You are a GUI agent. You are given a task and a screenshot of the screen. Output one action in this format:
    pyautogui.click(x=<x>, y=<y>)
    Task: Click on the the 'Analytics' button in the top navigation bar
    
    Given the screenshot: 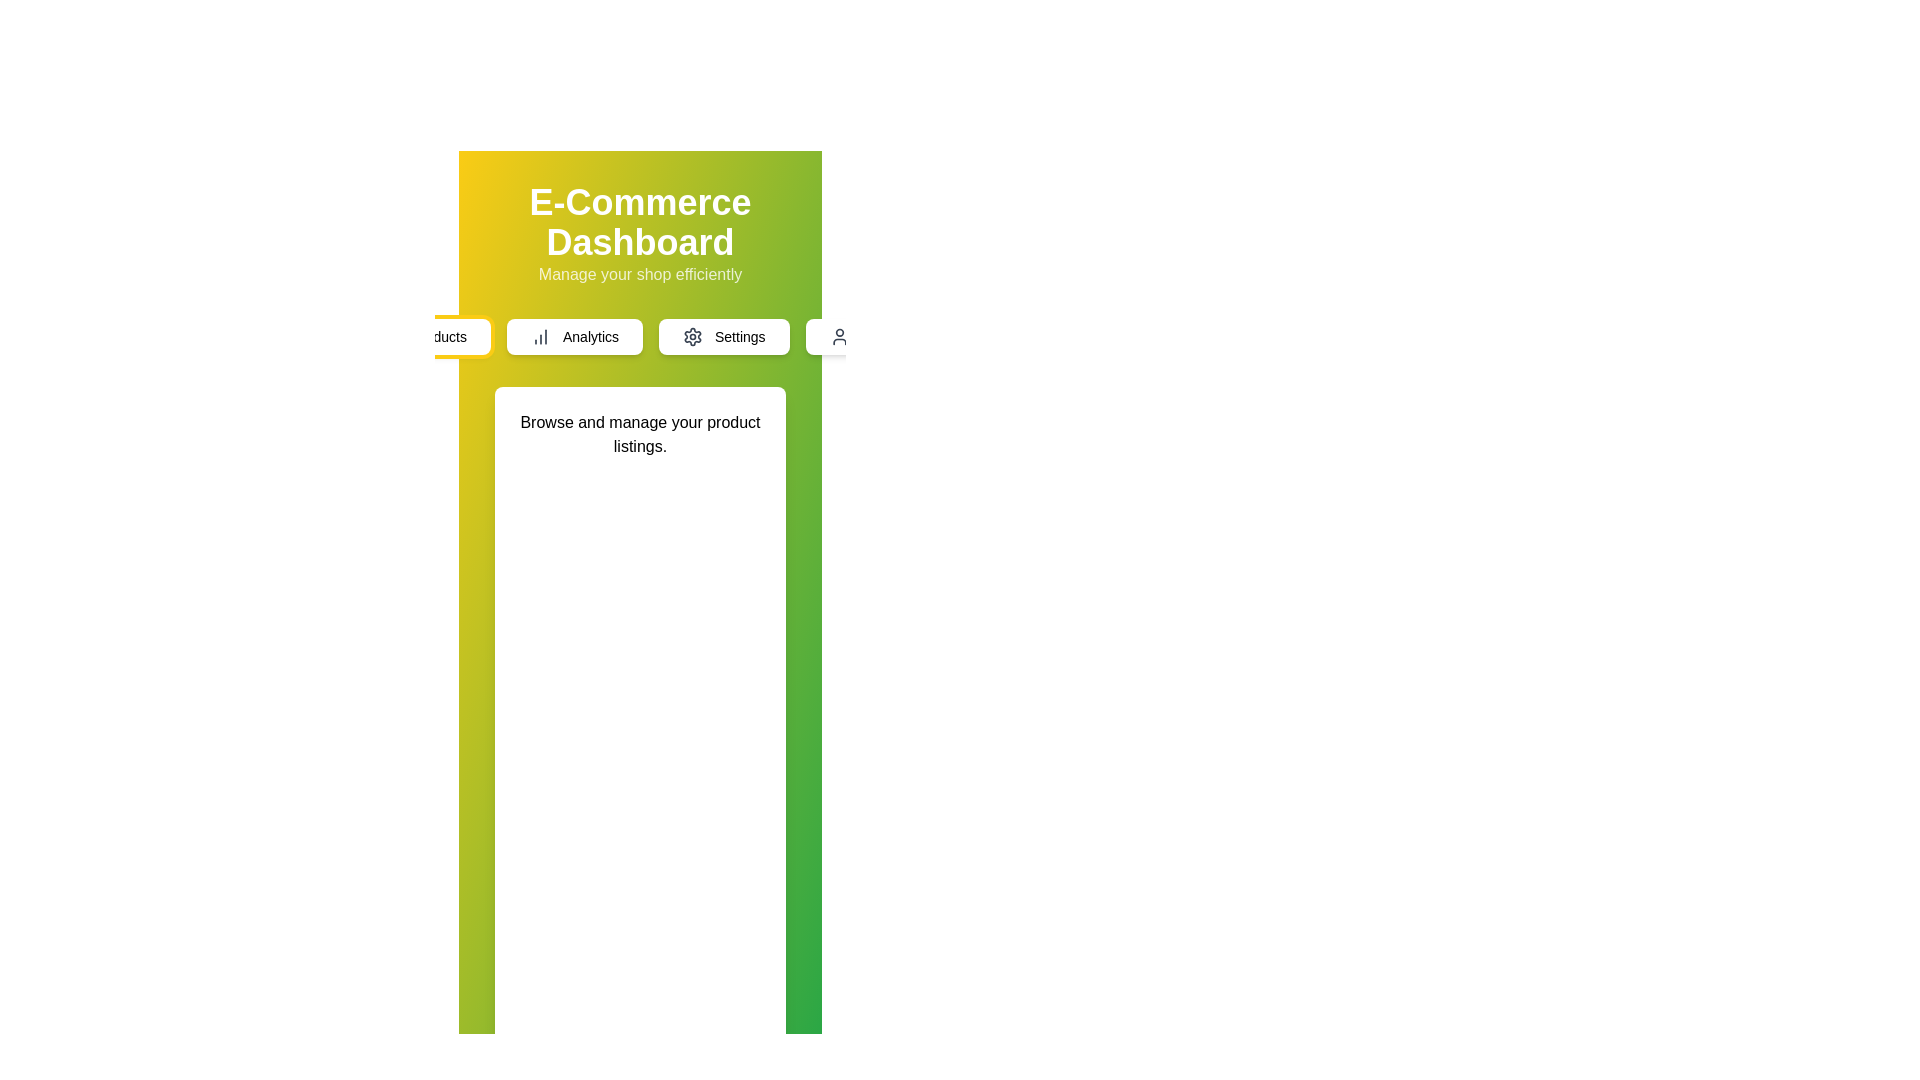 What is the action you would take?
    pyautogui.click(x=589, y=335)
    